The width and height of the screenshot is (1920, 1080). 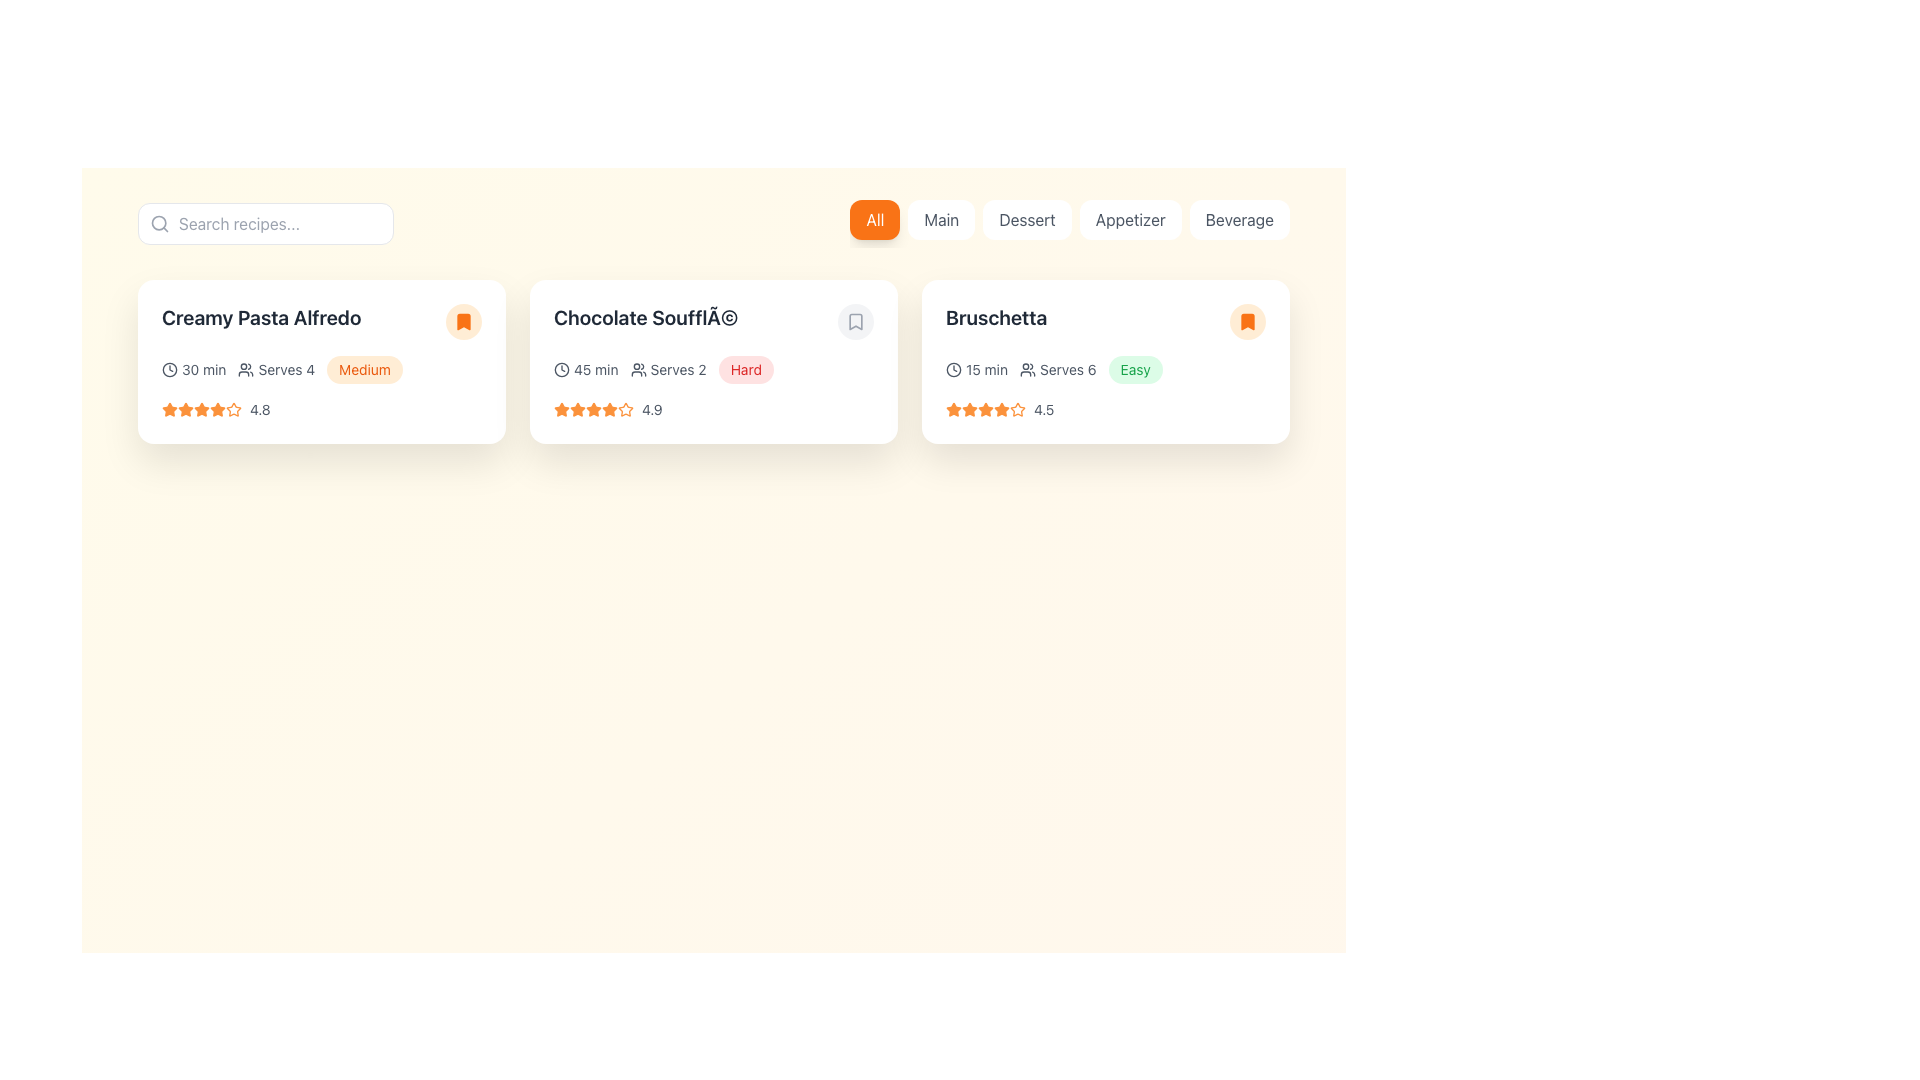 I want to click on the static text label that indicates the number of servings for the 'Bruschetta' recipe, so click(x=1067, y=370).